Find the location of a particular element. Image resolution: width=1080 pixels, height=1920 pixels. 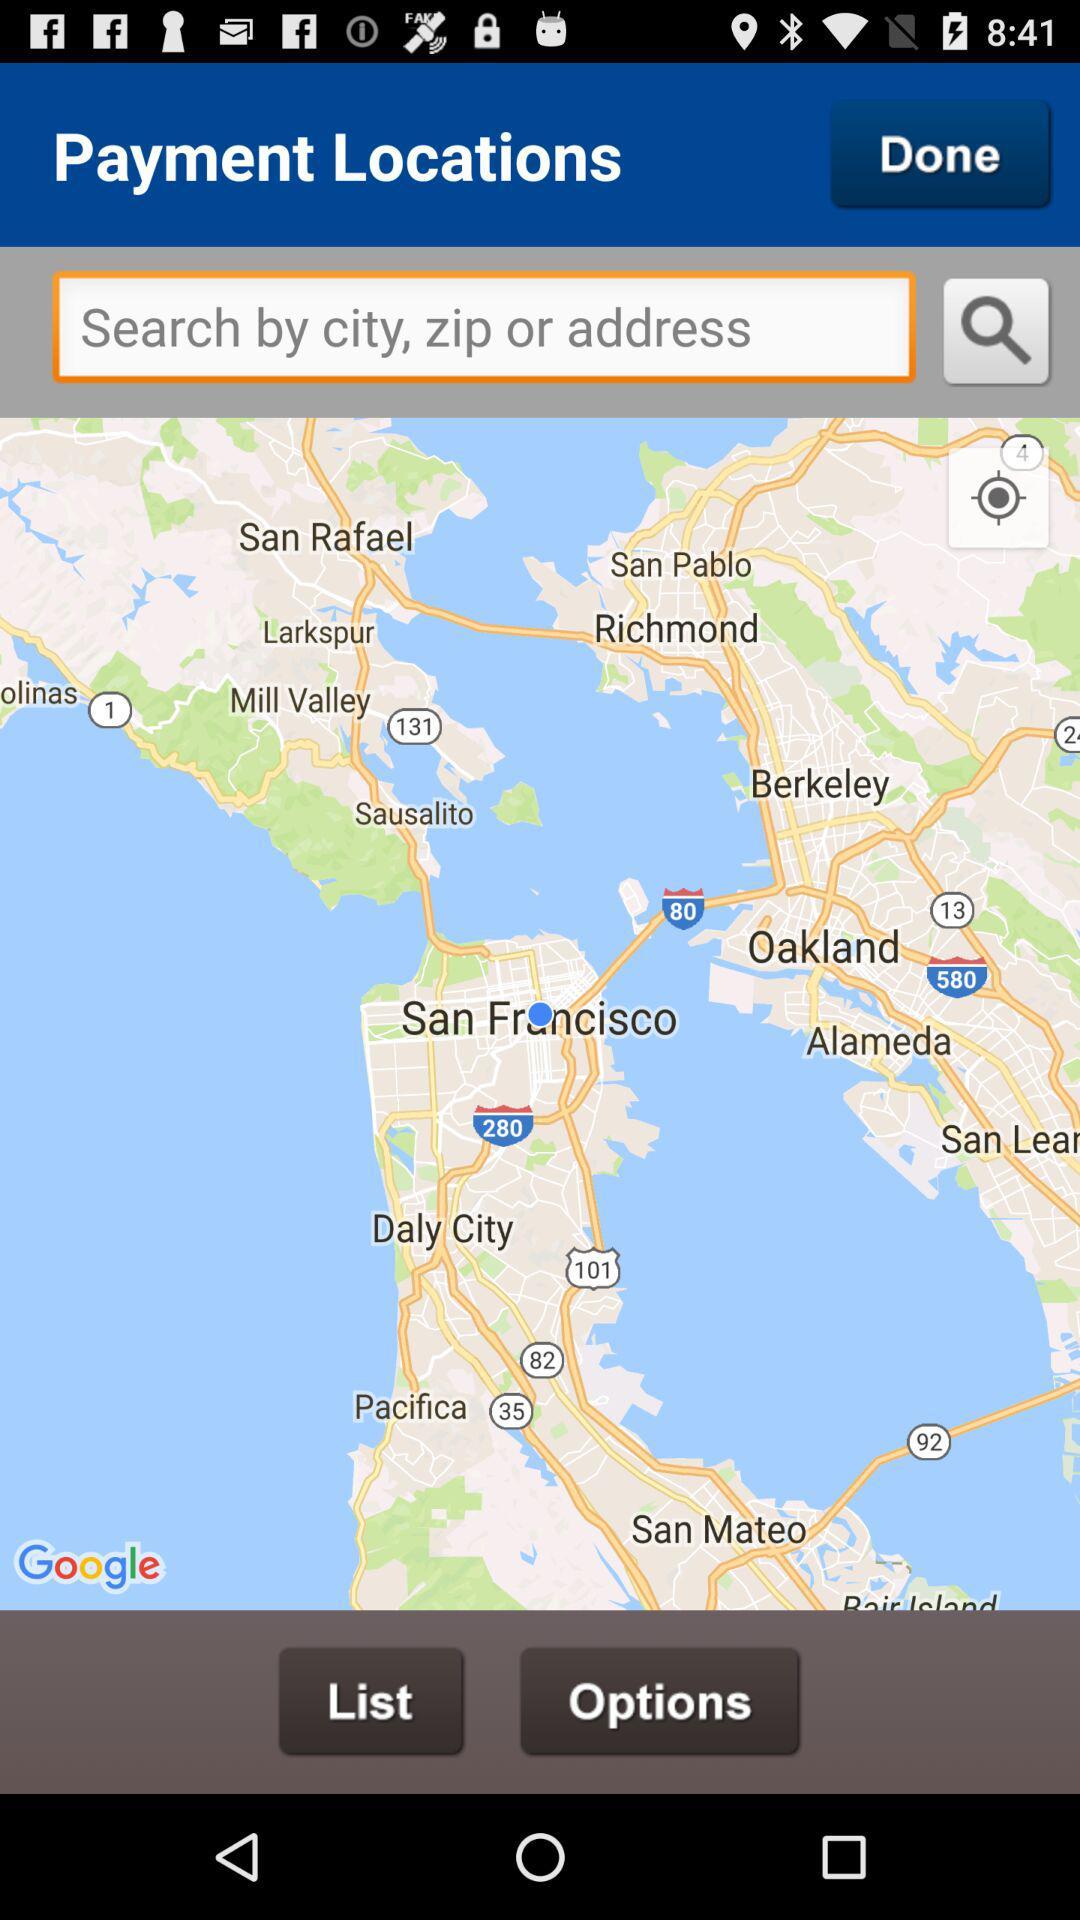

search is located at coordinates (941, 153).